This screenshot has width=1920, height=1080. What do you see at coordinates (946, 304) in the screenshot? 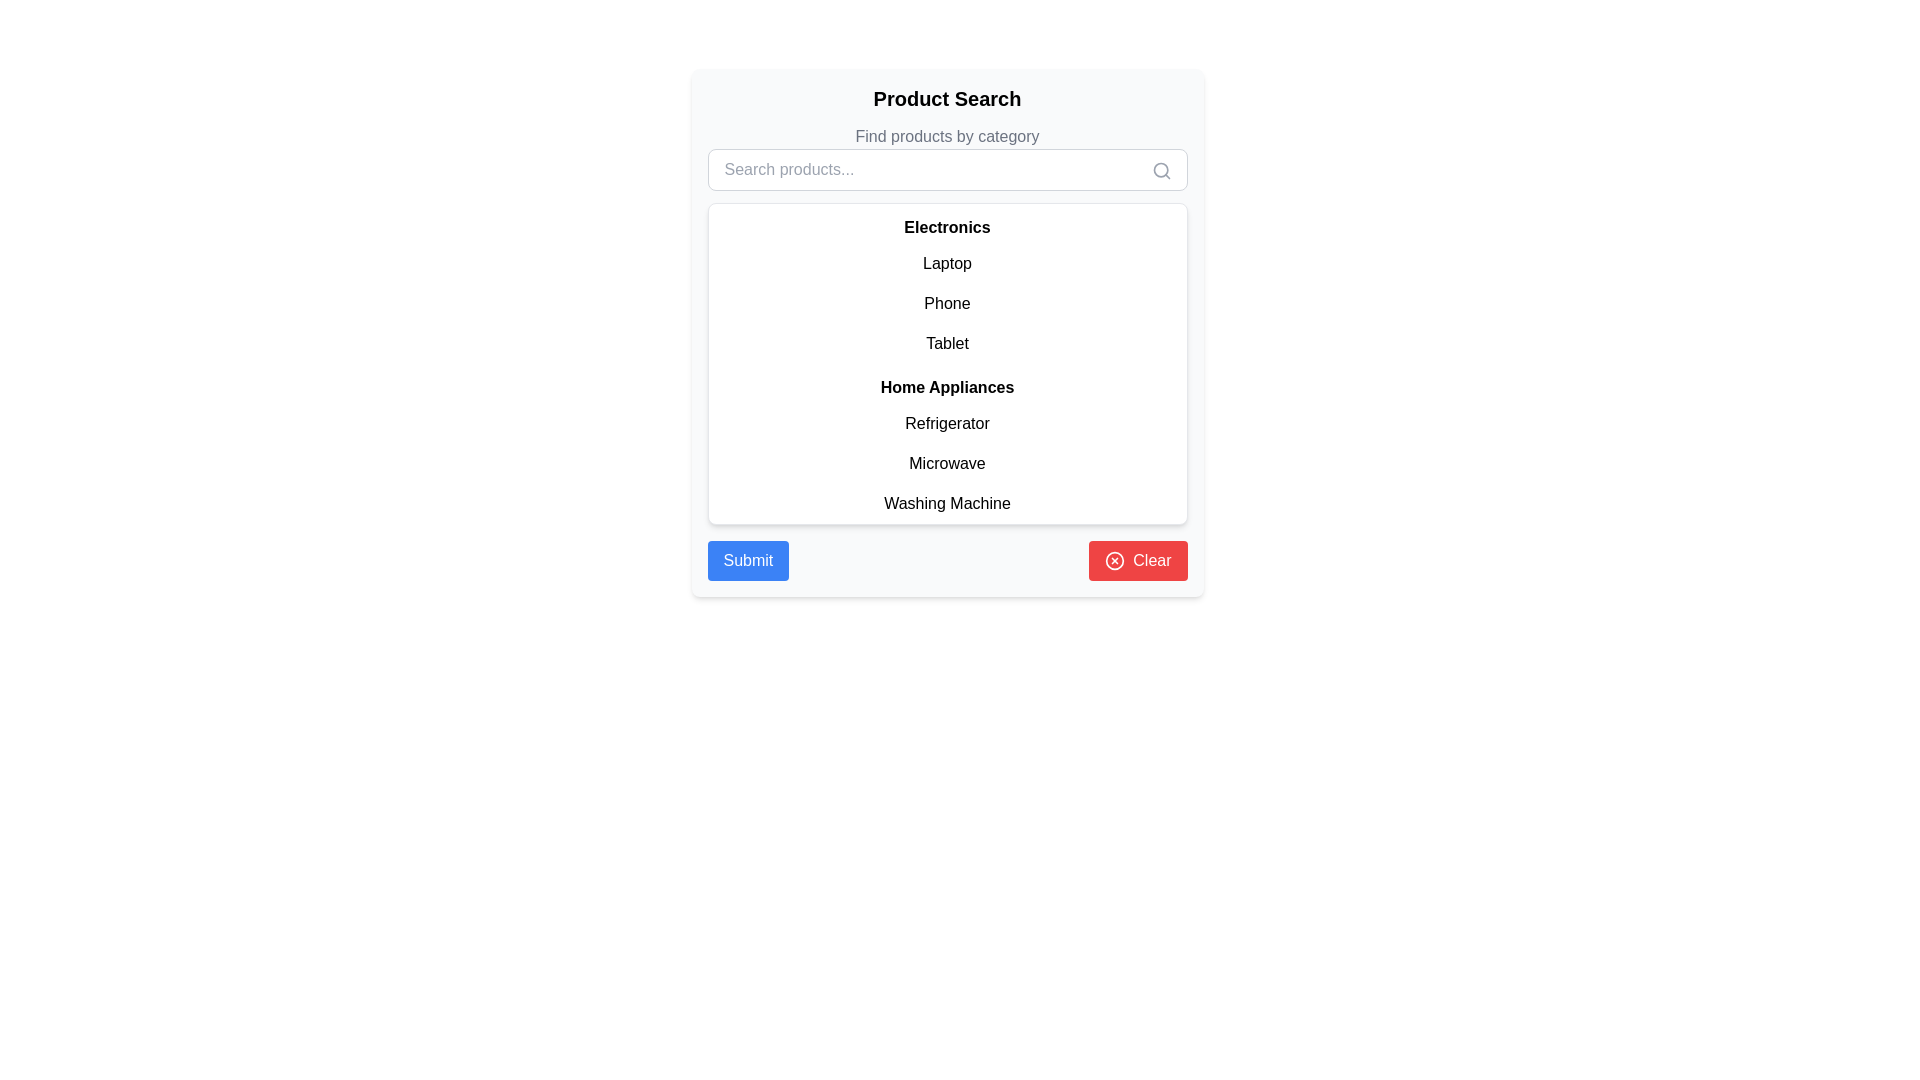
I see `the 'Phone' text label, which is the third item in the vertical list under the 'Electronics' header` at bounding box center [946, 304].